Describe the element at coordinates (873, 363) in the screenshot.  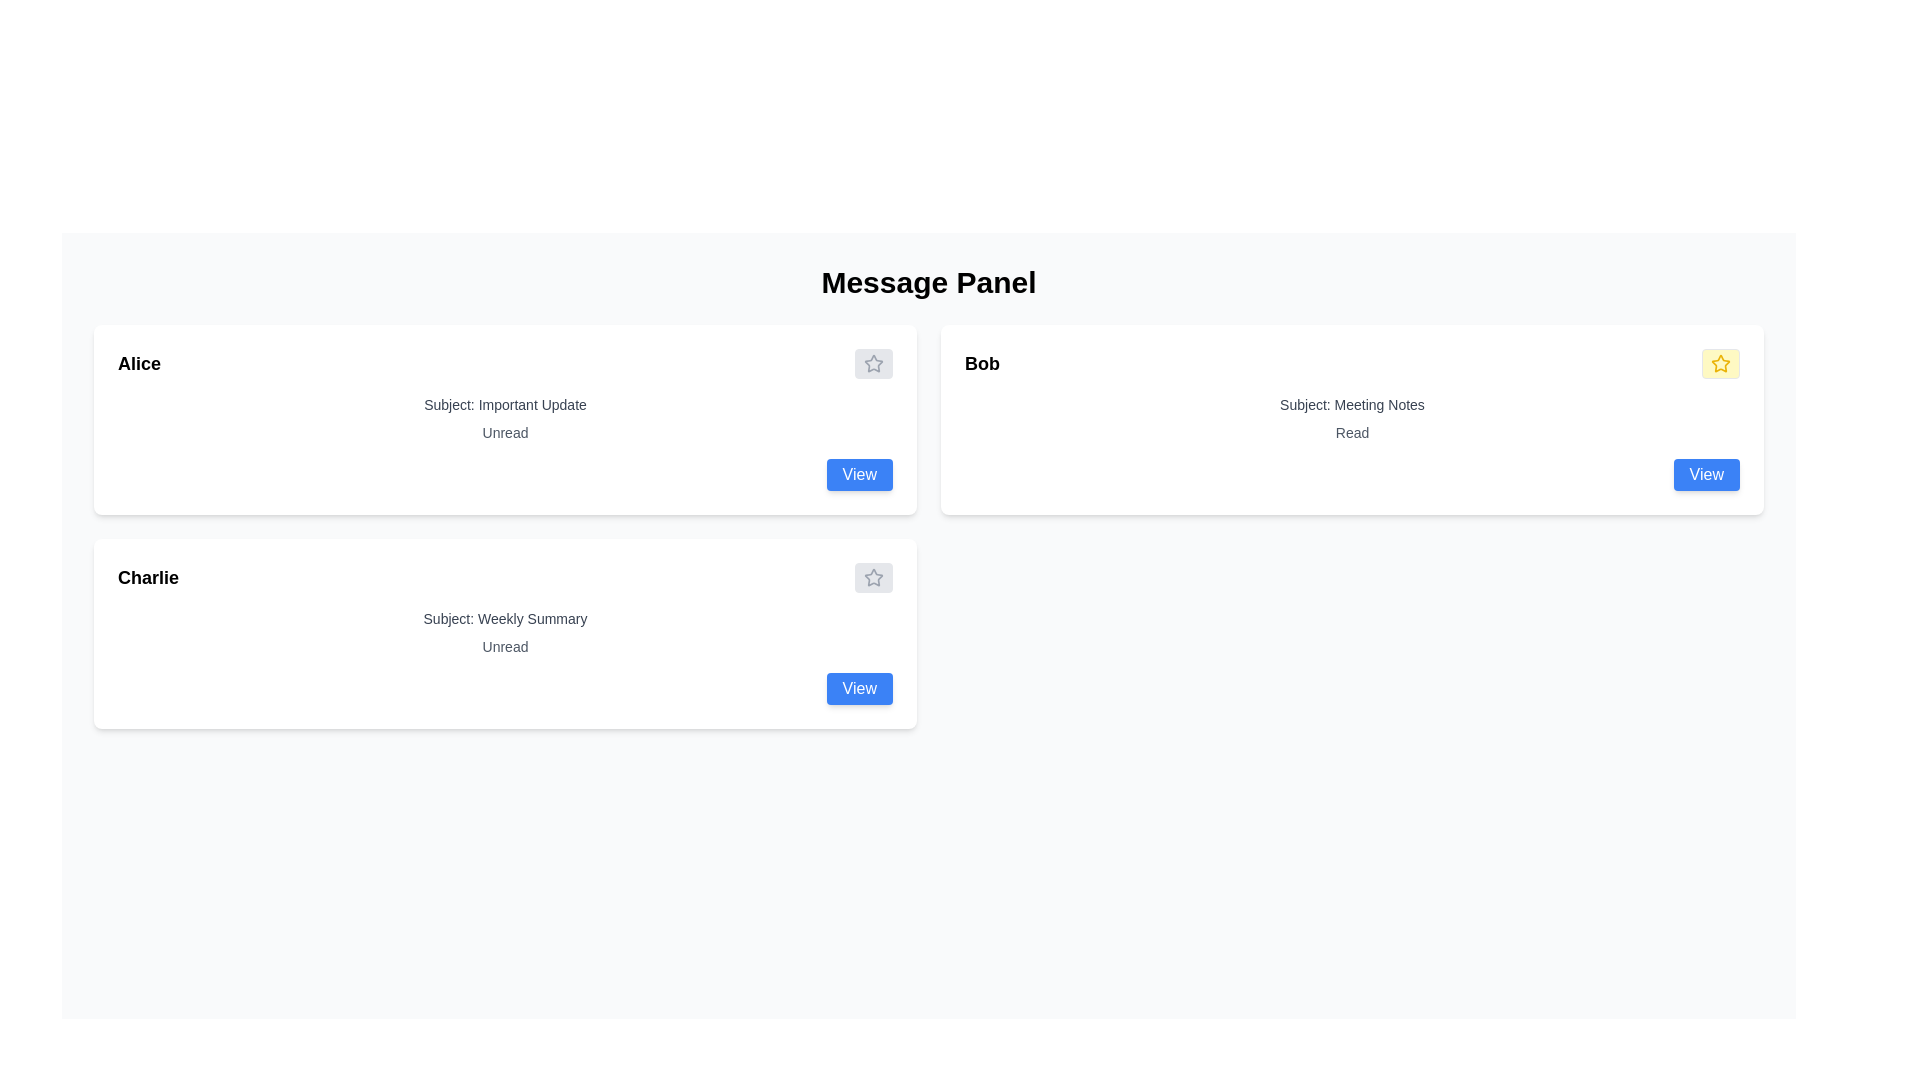
I see `the interactive star icon button, which is a hollow gray star located in the top-right corner of Alice's card` at that location.